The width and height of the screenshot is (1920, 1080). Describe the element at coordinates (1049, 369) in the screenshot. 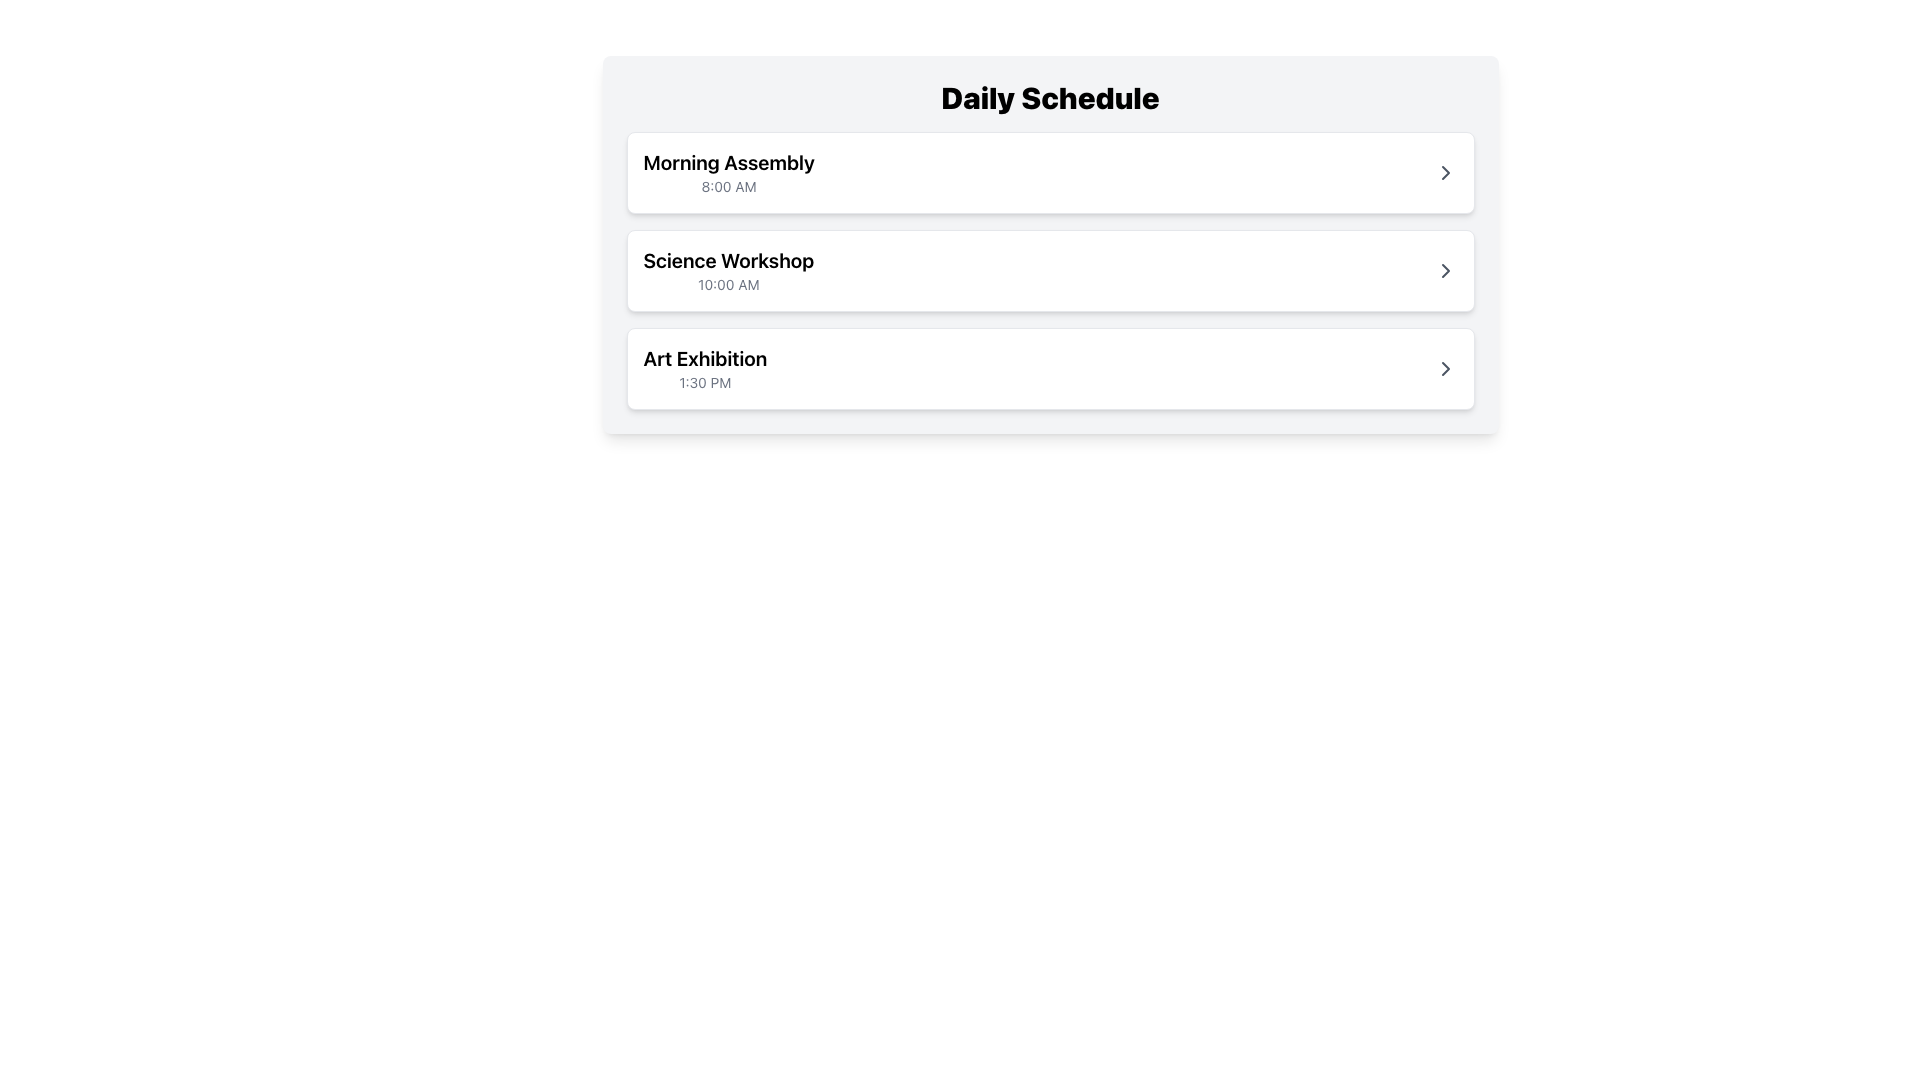

I see `the 'Art Exhibition' list item in the 'Daily Schedule' section` at that location.